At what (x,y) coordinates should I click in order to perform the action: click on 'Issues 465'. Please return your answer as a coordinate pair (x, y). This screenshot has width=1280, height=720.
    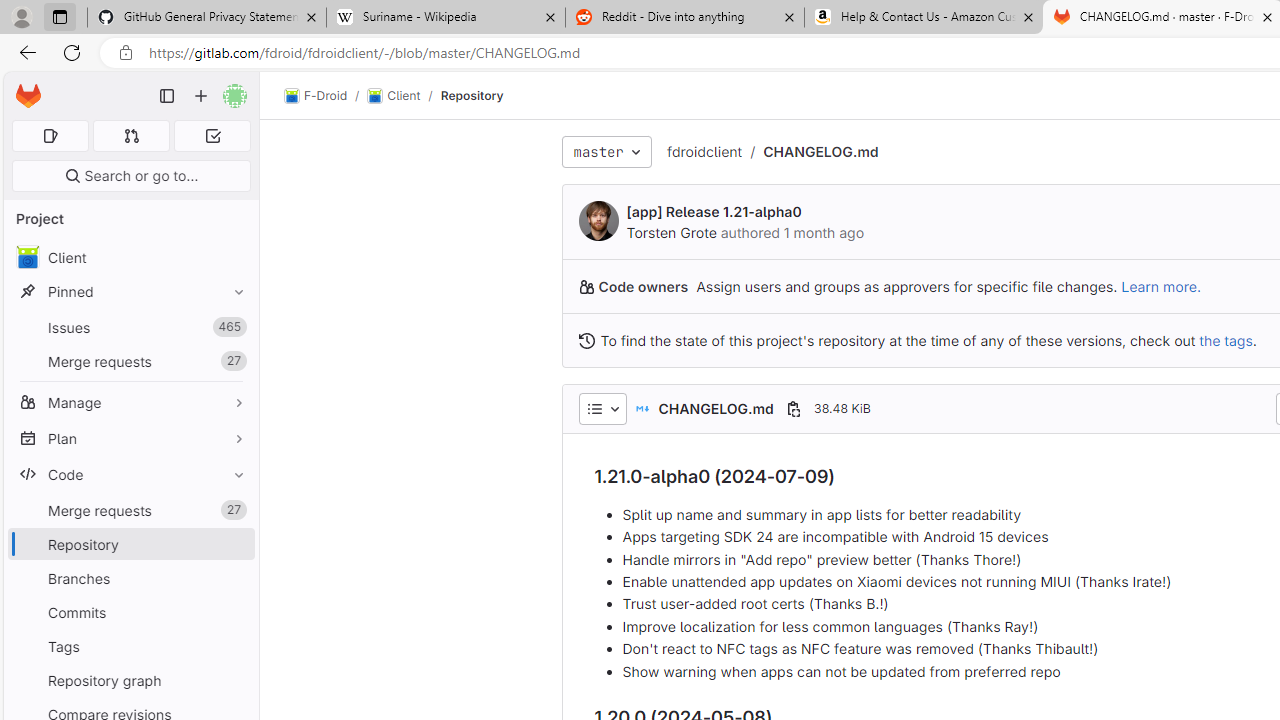
    Looking at the image, I should click on (130, 326).